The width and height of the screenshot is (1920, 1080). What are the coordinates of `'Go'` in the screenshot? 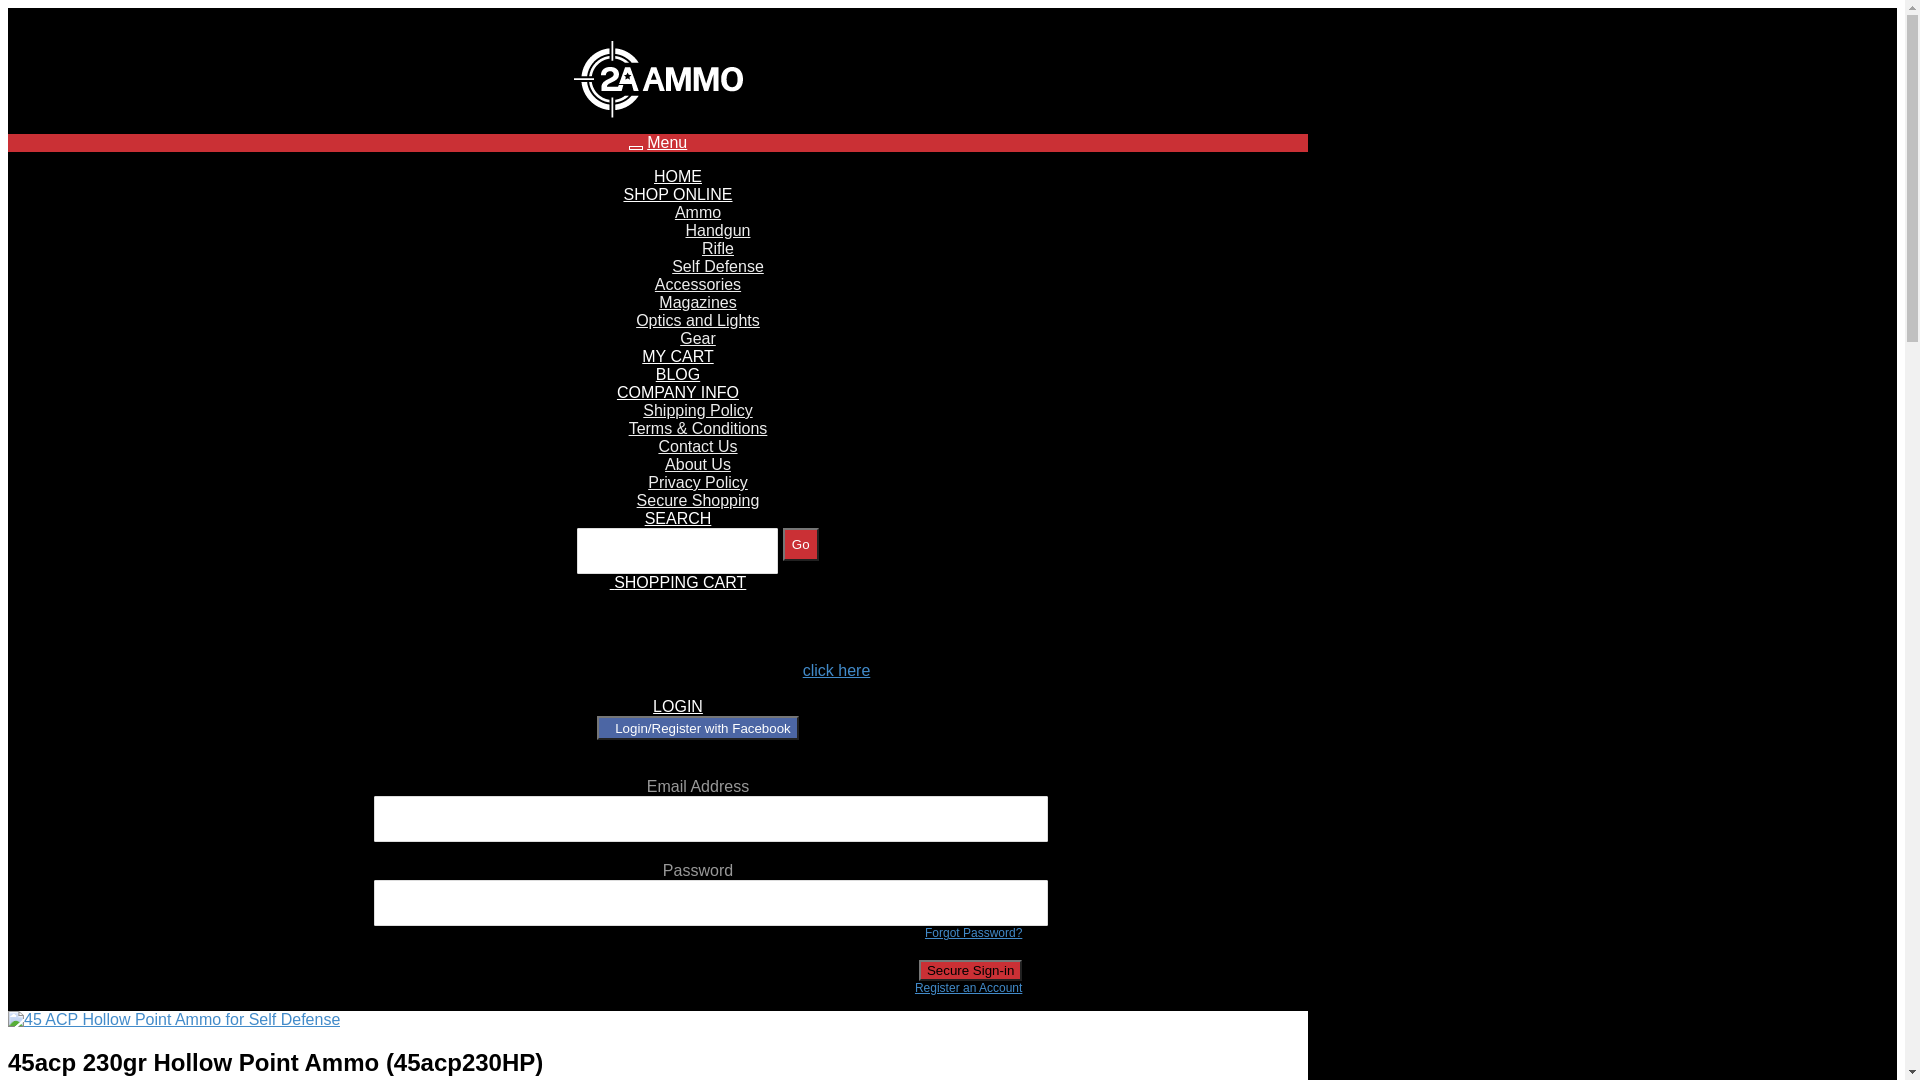 It's located at (781, 544).